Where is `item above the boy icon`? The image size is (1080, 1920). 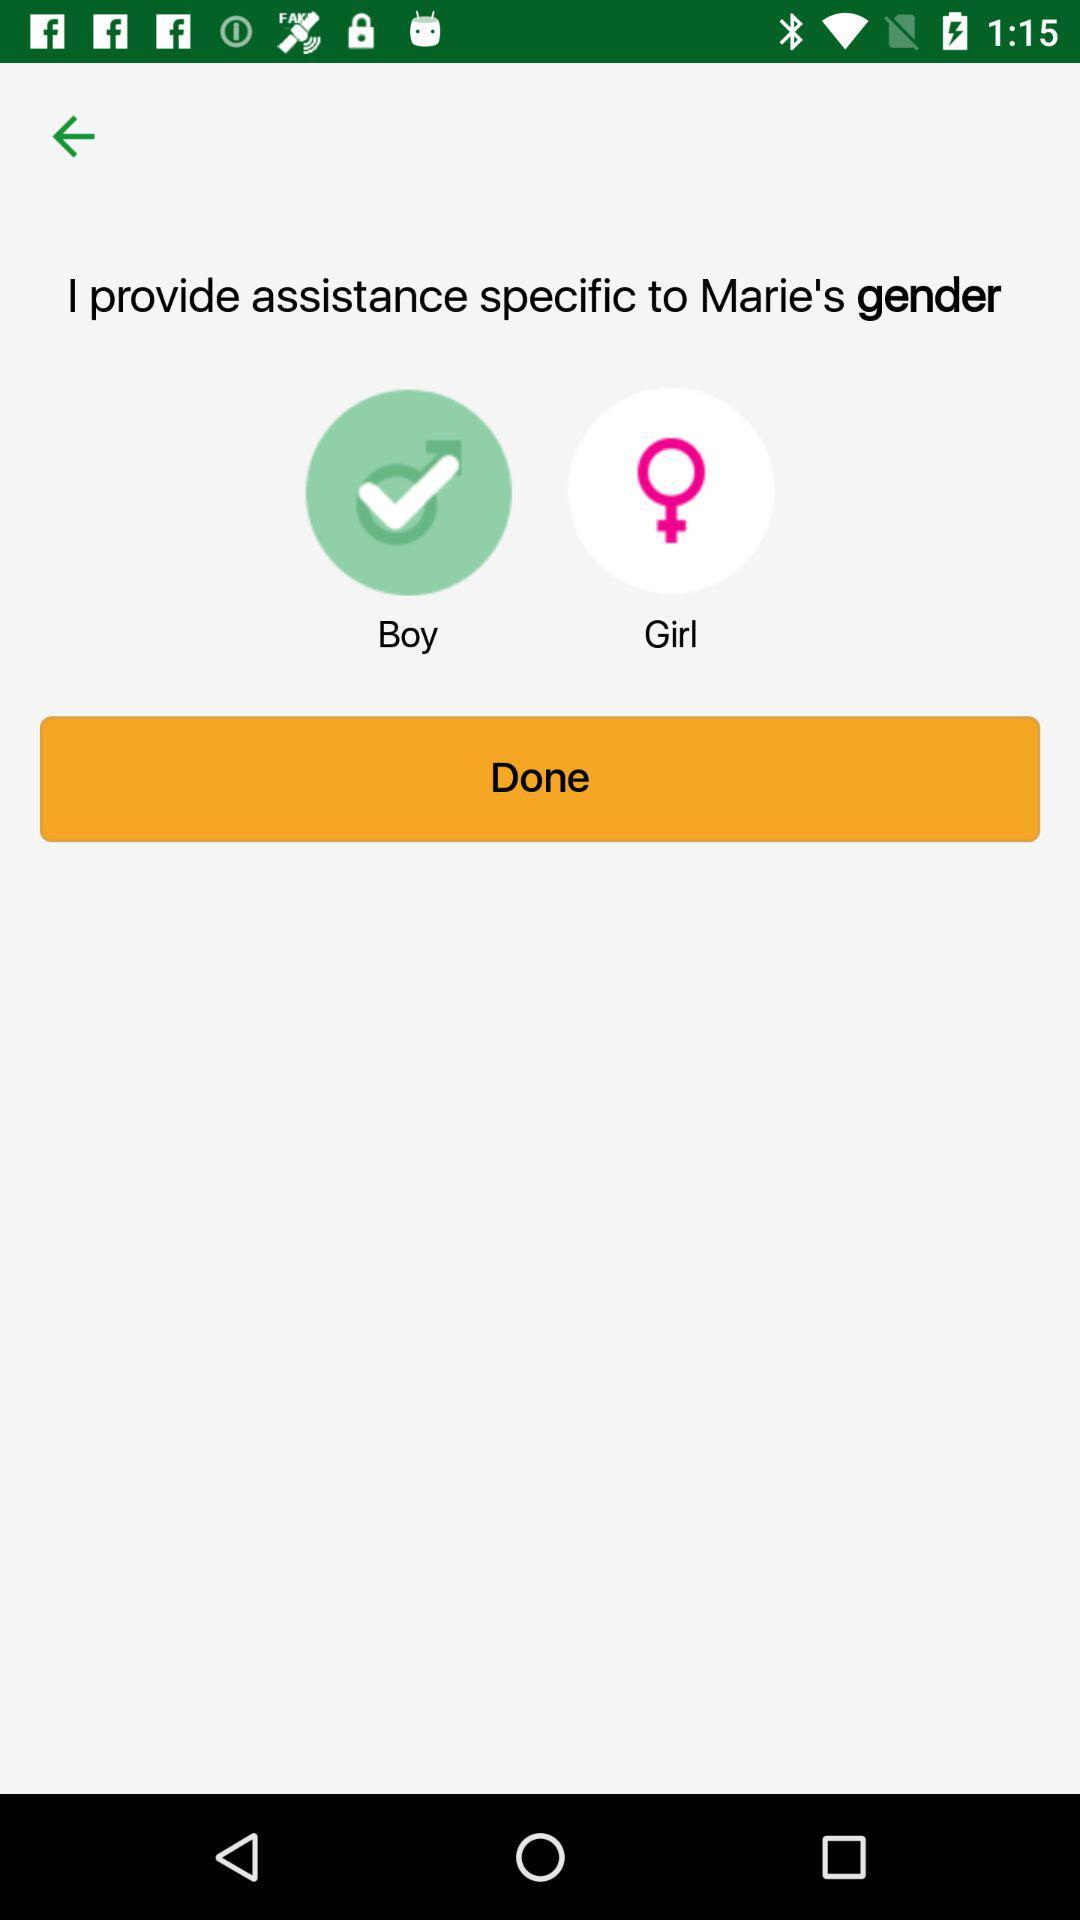 item above the boy icon is located at coordinates (407, 490).